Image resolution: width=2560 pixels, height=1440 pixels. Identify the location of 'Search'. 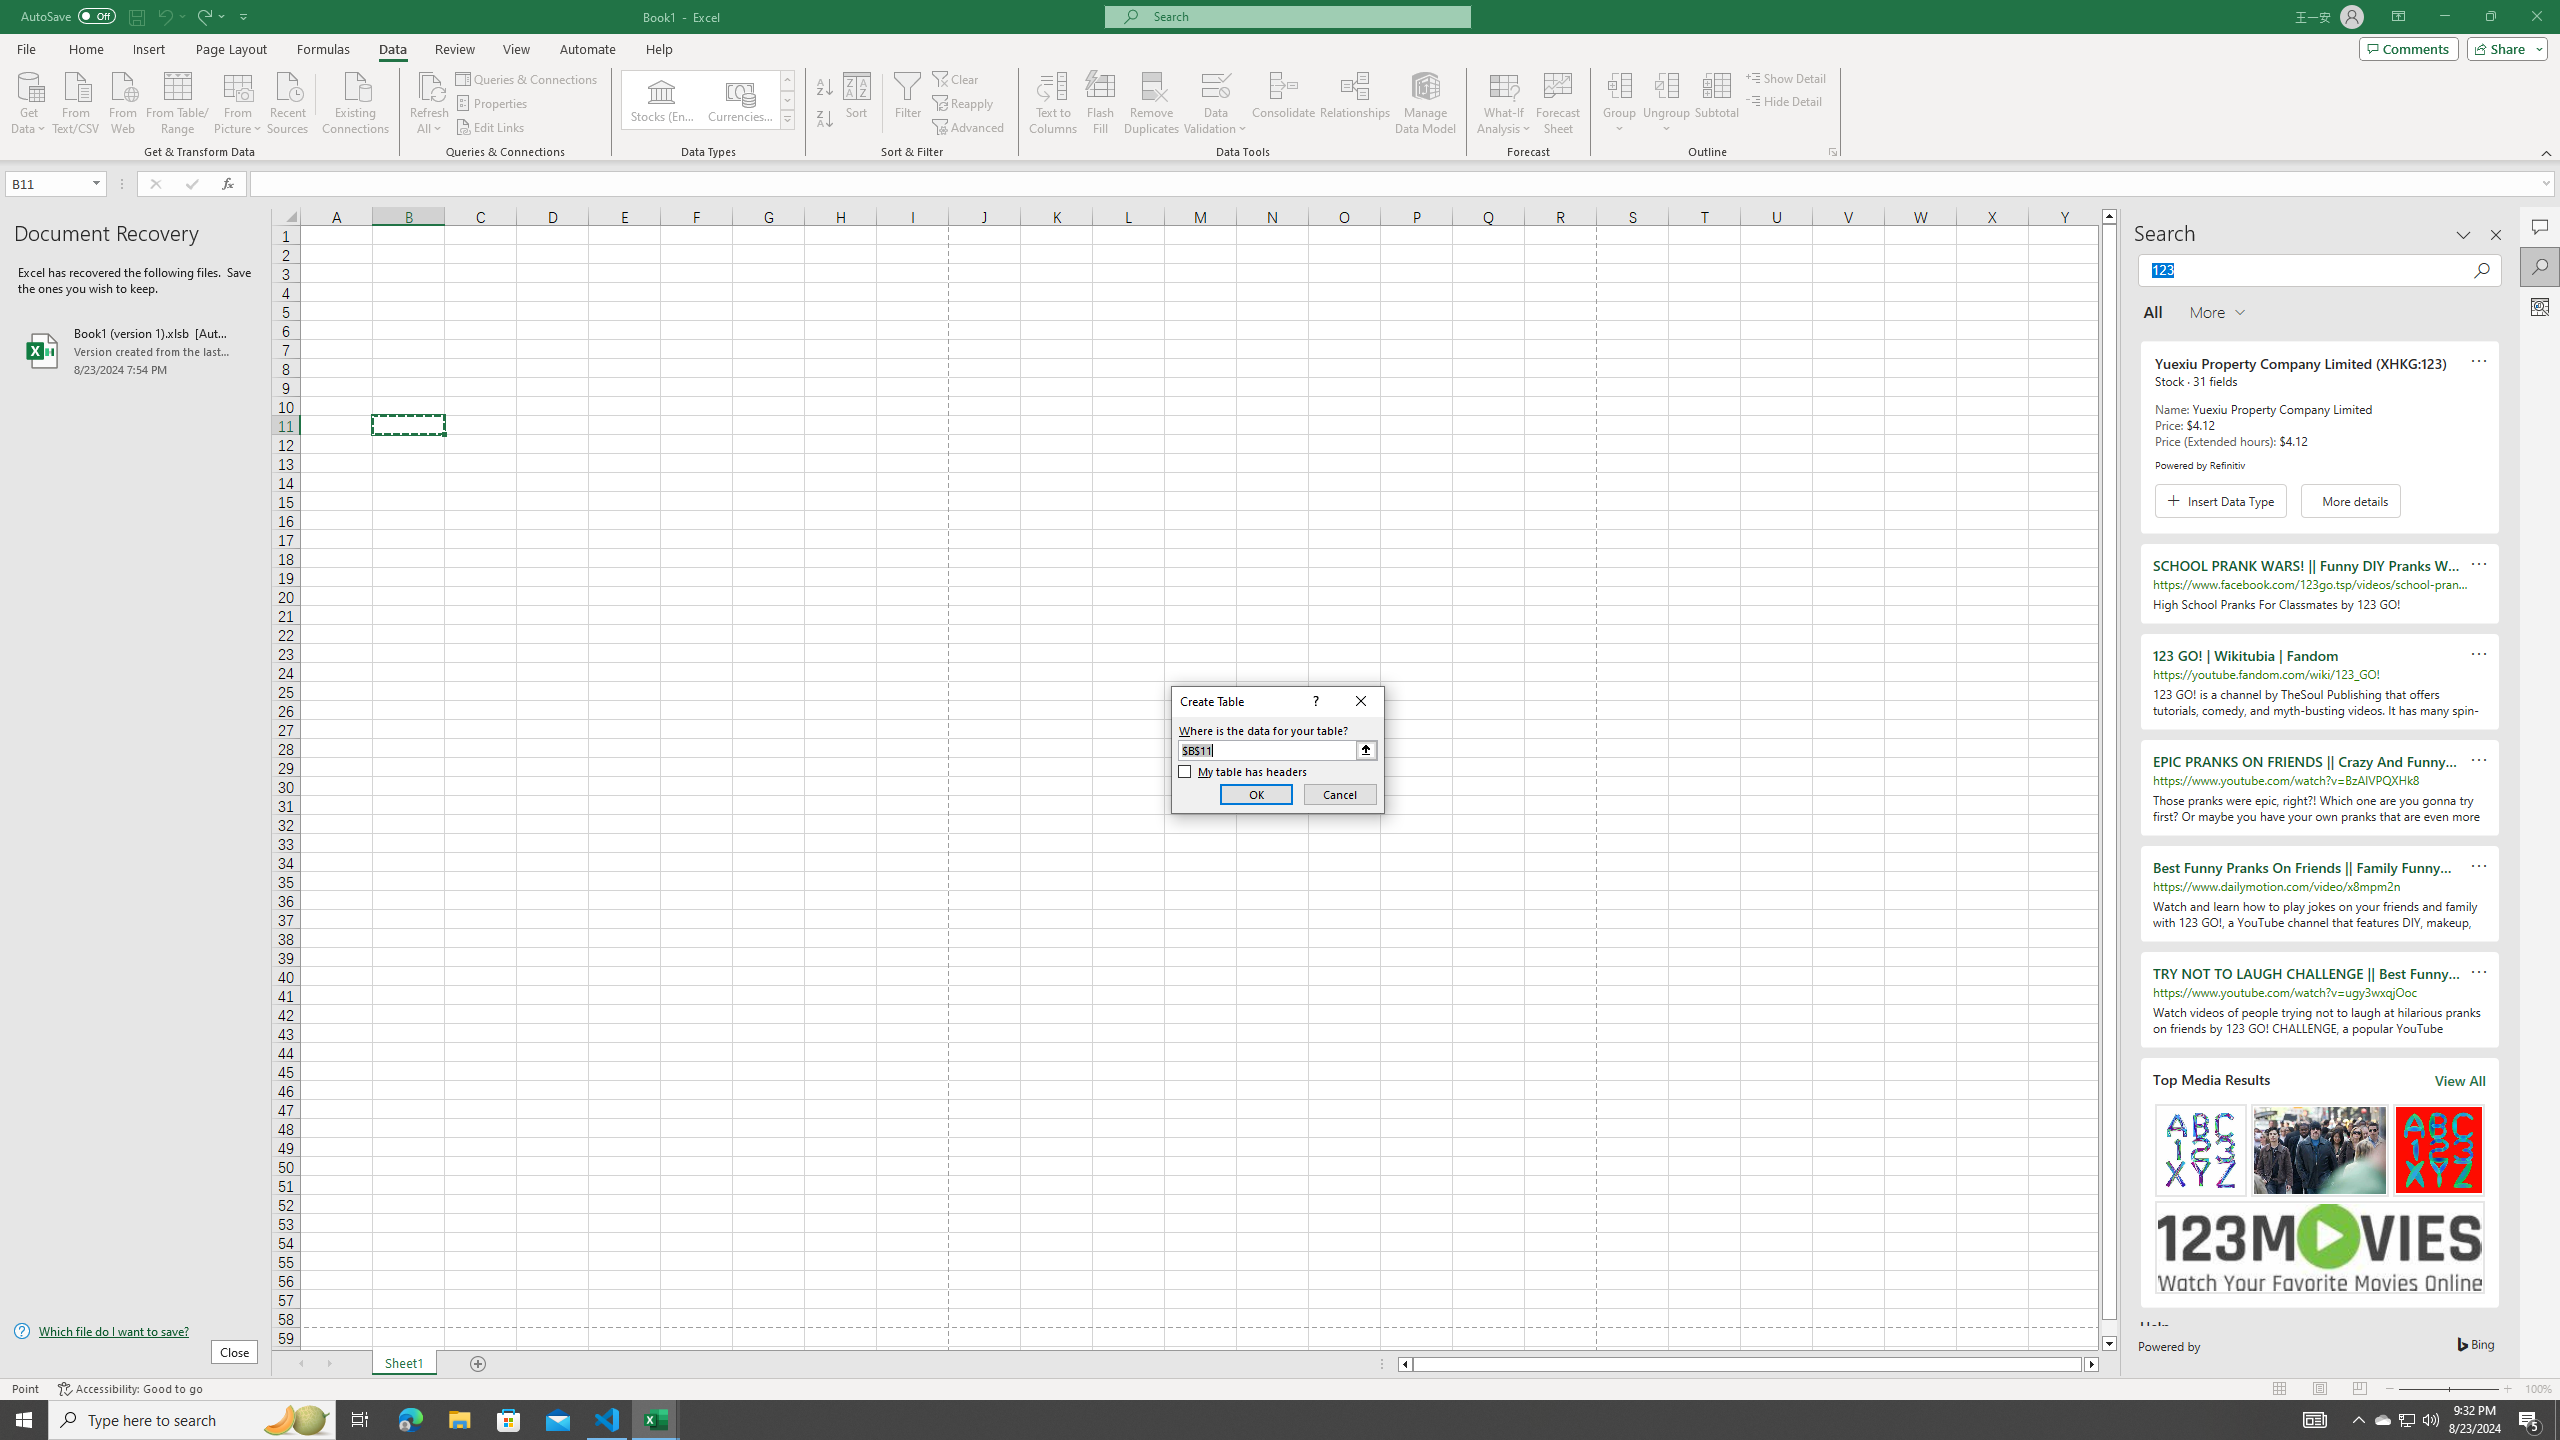
(2539, 267).